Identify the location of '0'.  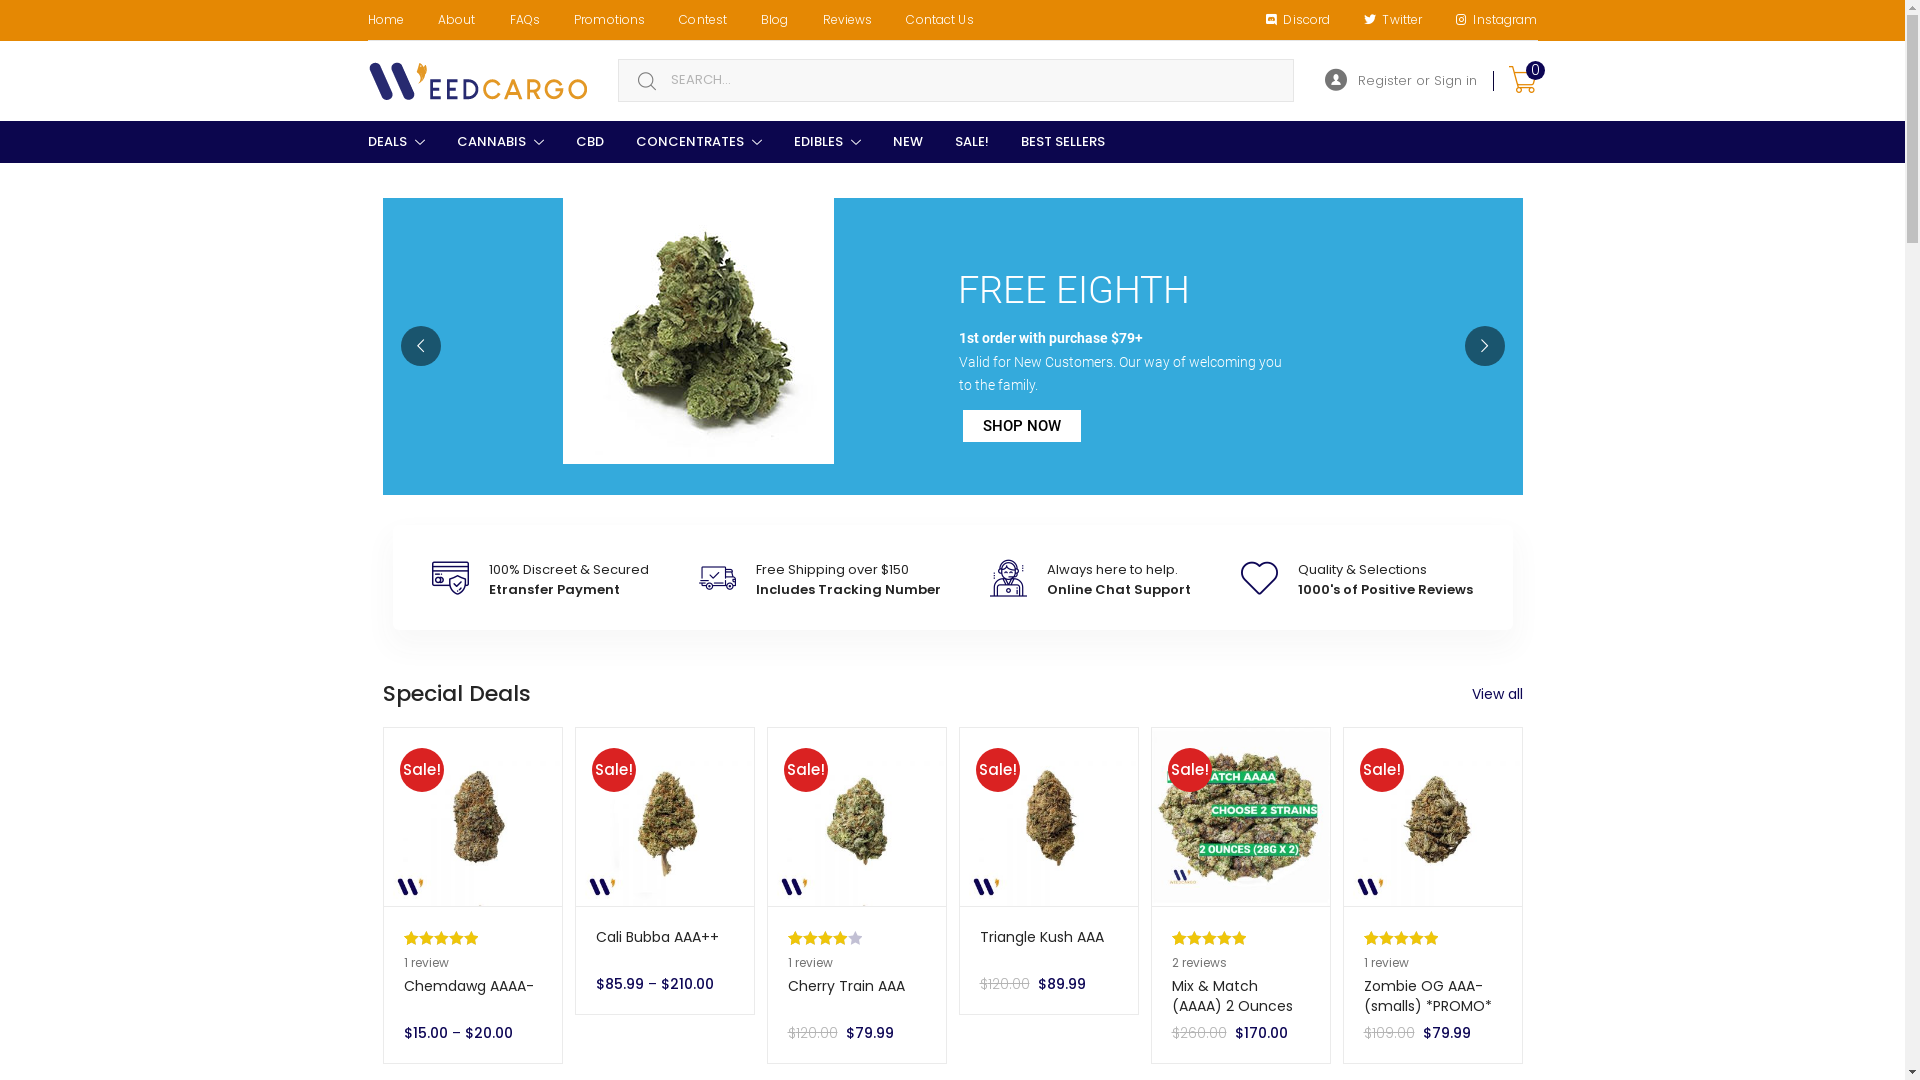
(1520, 80).